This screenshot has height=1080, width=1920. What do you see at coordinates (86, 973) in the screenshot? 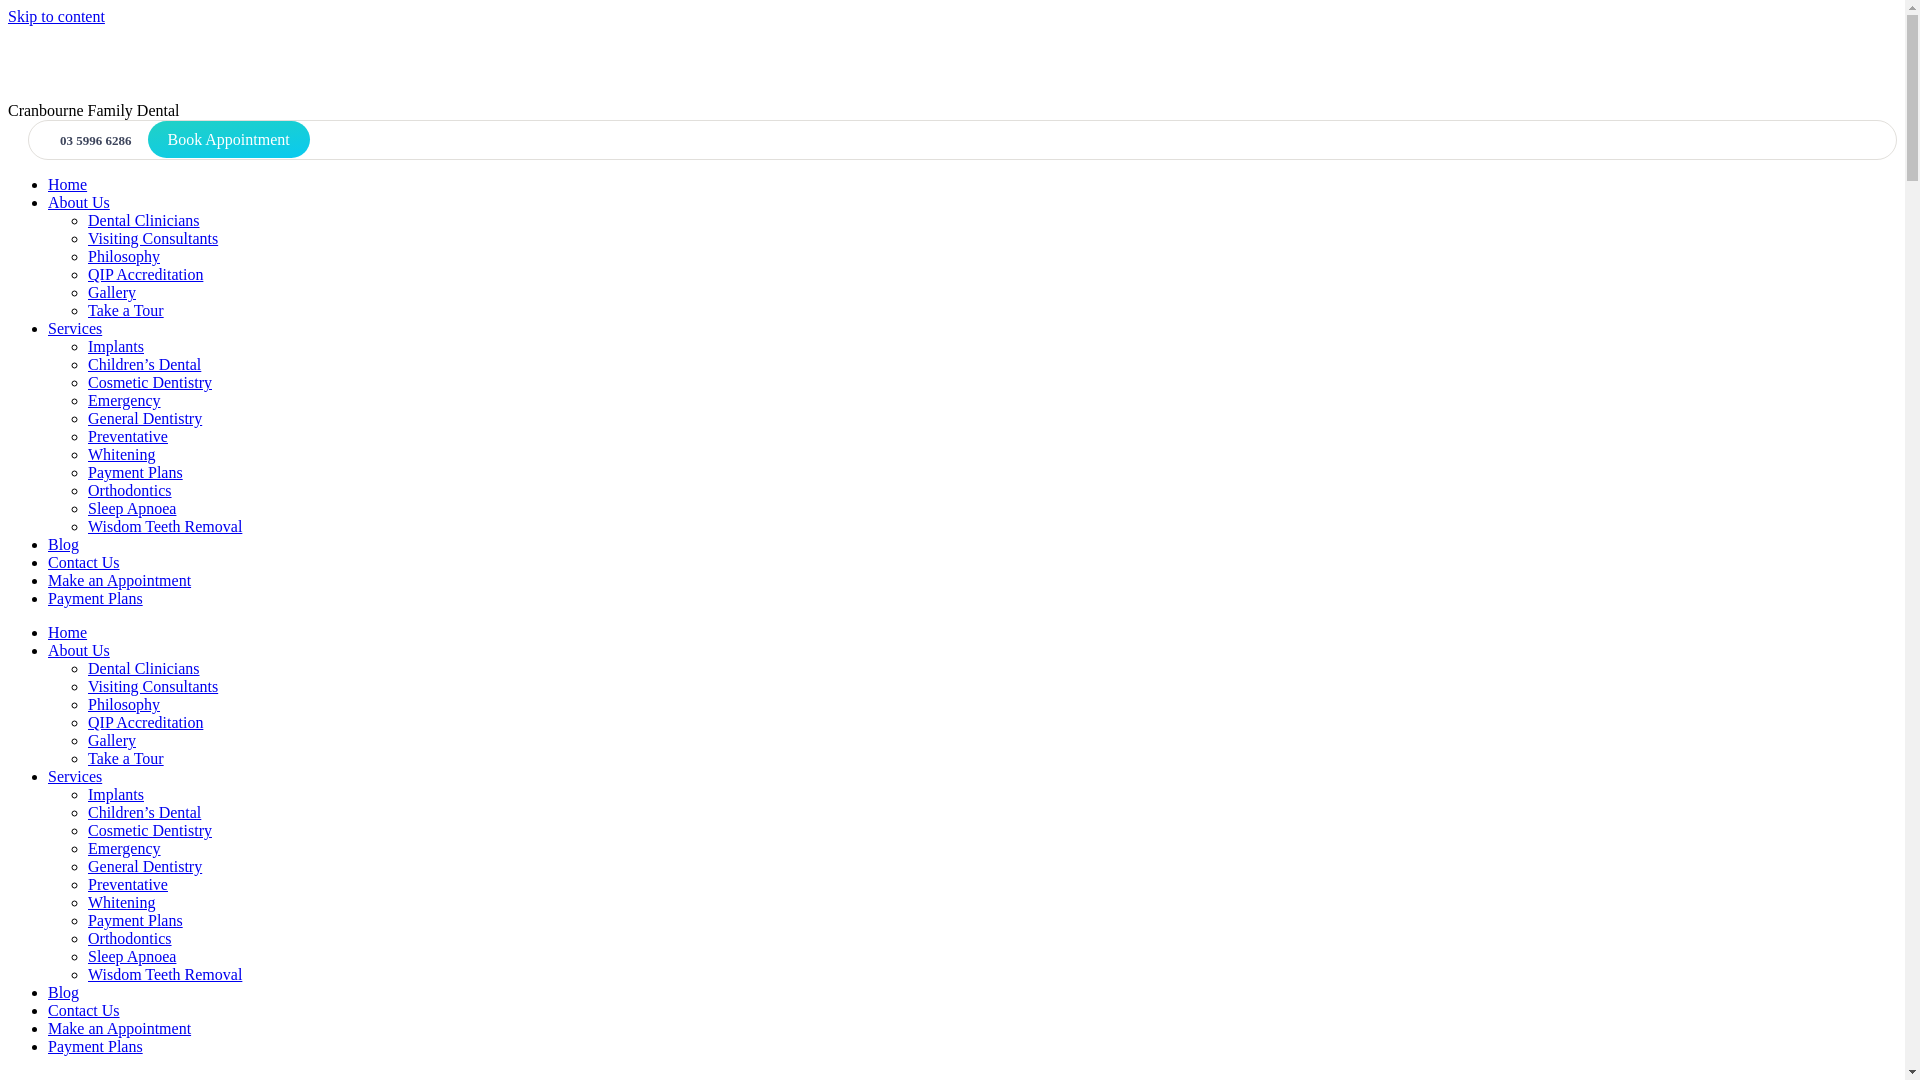
I see `'Wisdom Teeth Removal'` at bounding box center [86, 973].